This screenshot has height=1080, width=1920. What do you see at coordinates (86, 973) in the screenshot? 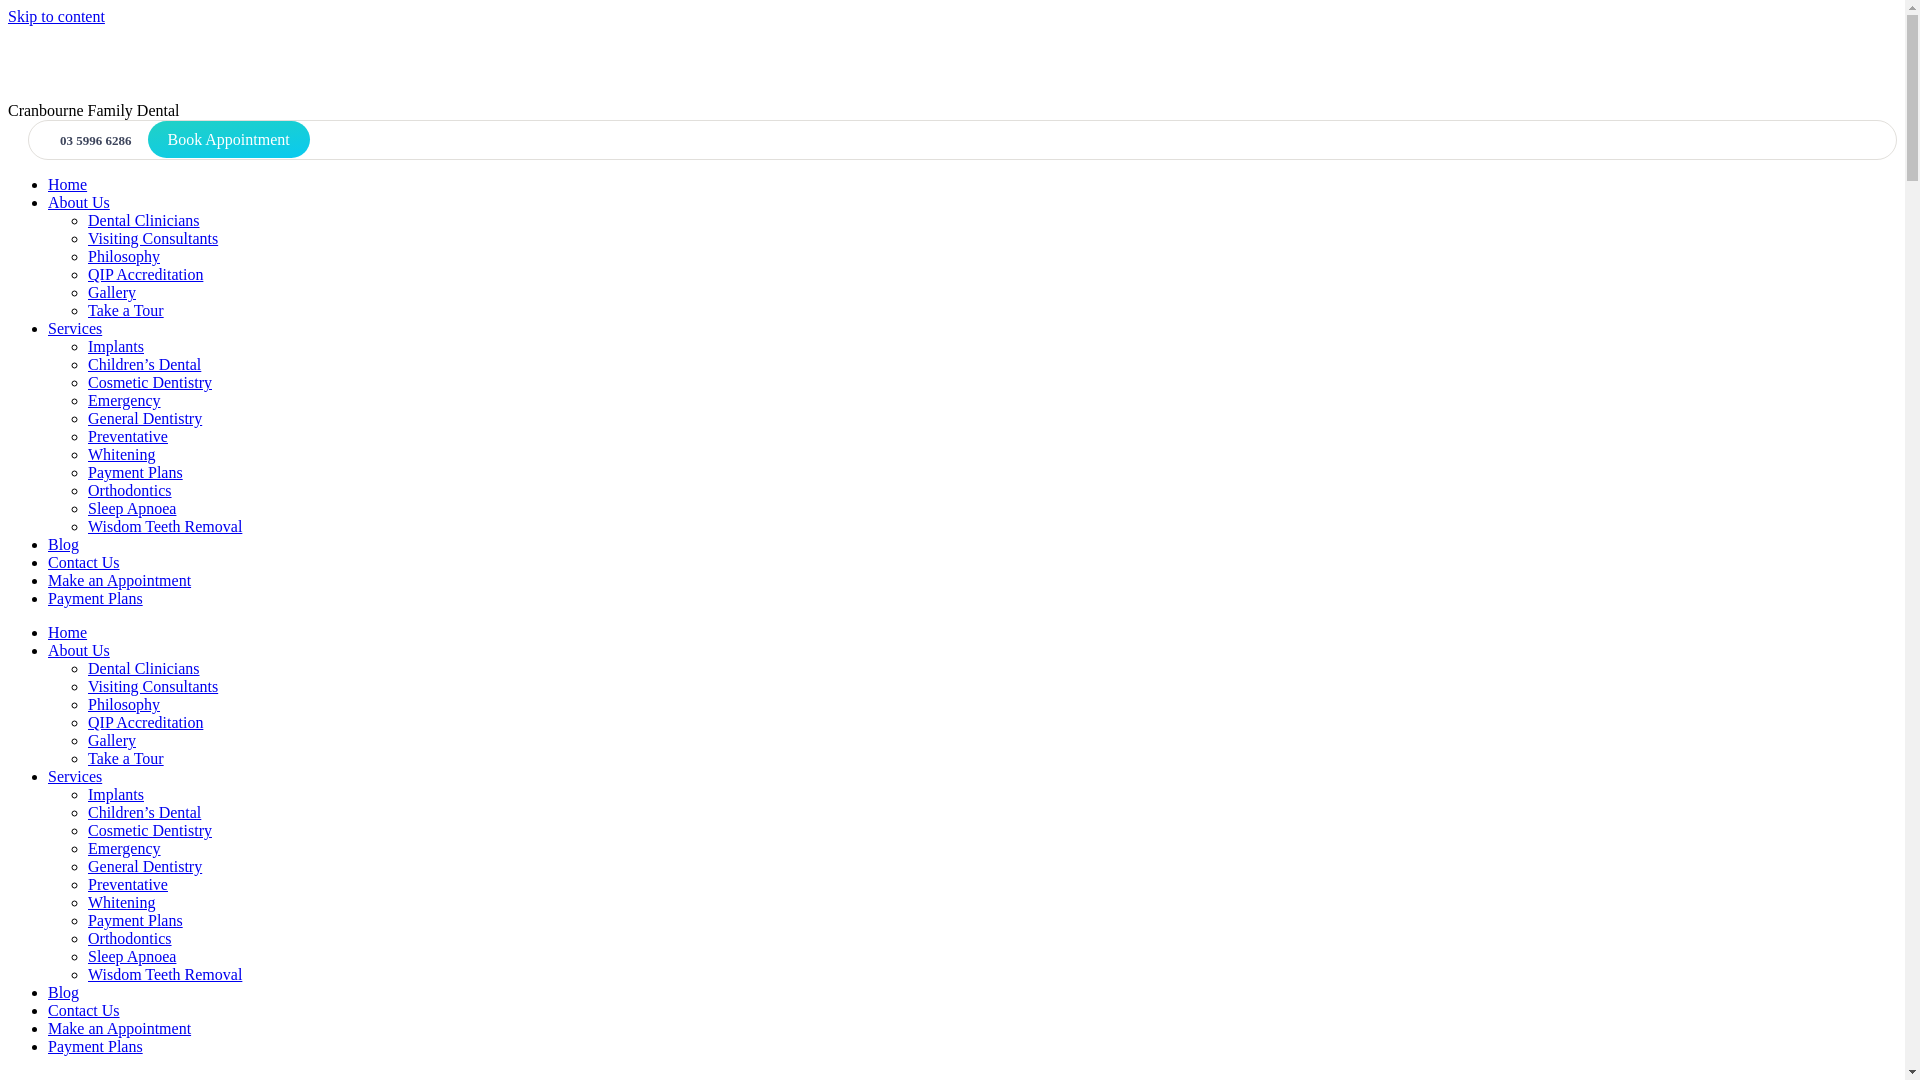
I see `'Wisdom Teeth Removal'` at bounding box center [86, 973].